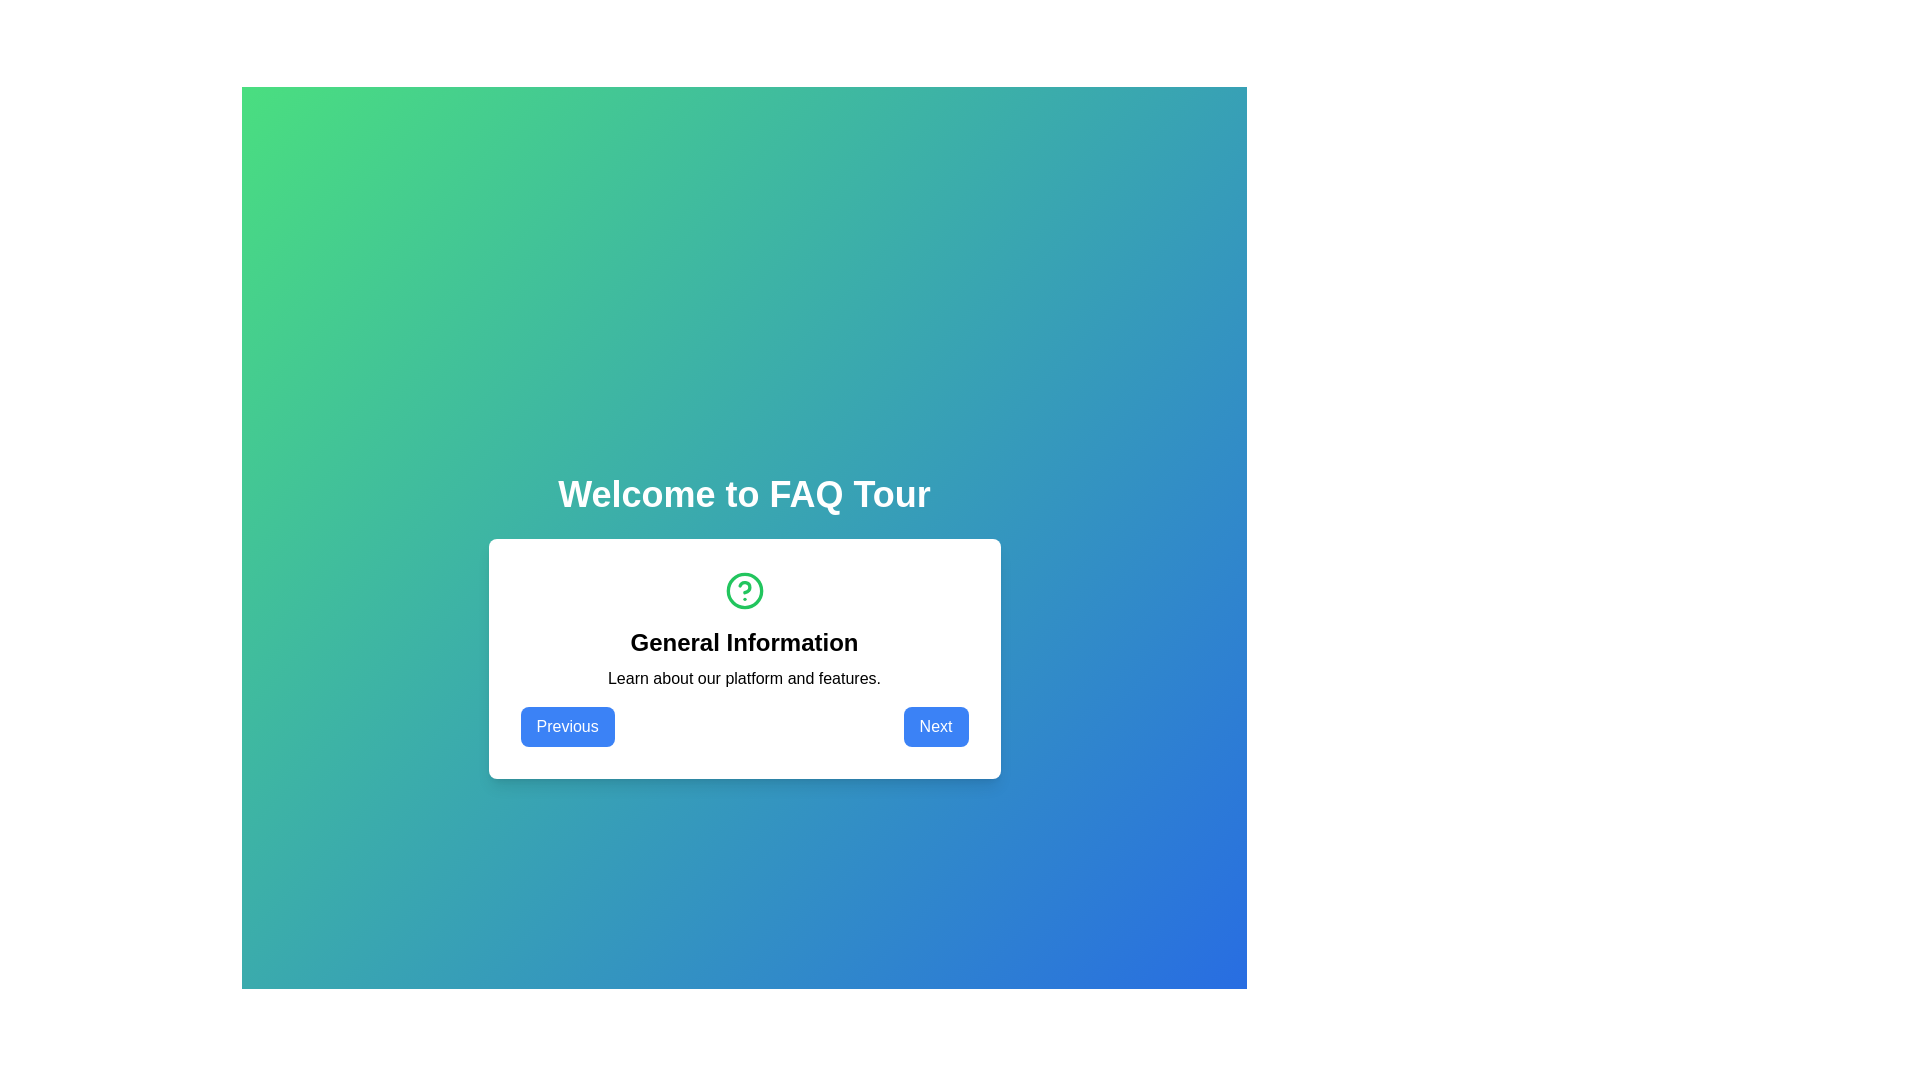  Describe the element at coordinates (935, 726) in the screenshot. I see `the 'Next' button with rounded corners and blue background located in the bottom-right corner of the modal/dialog box to proceed` at that location.